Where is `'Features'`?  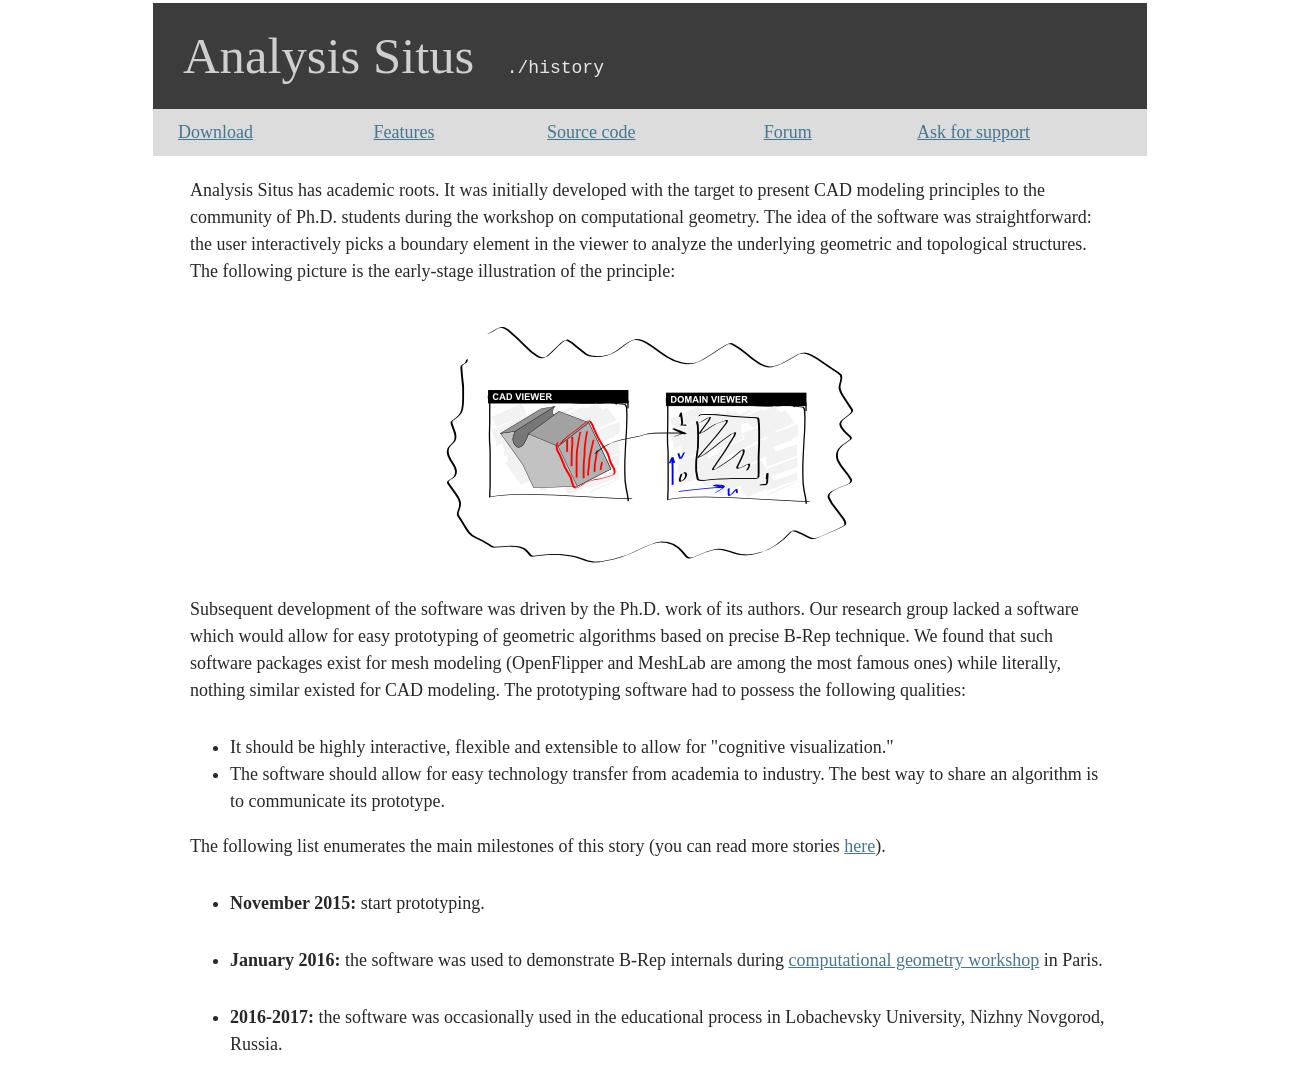
'Features' is located at coordinates (371, 130).